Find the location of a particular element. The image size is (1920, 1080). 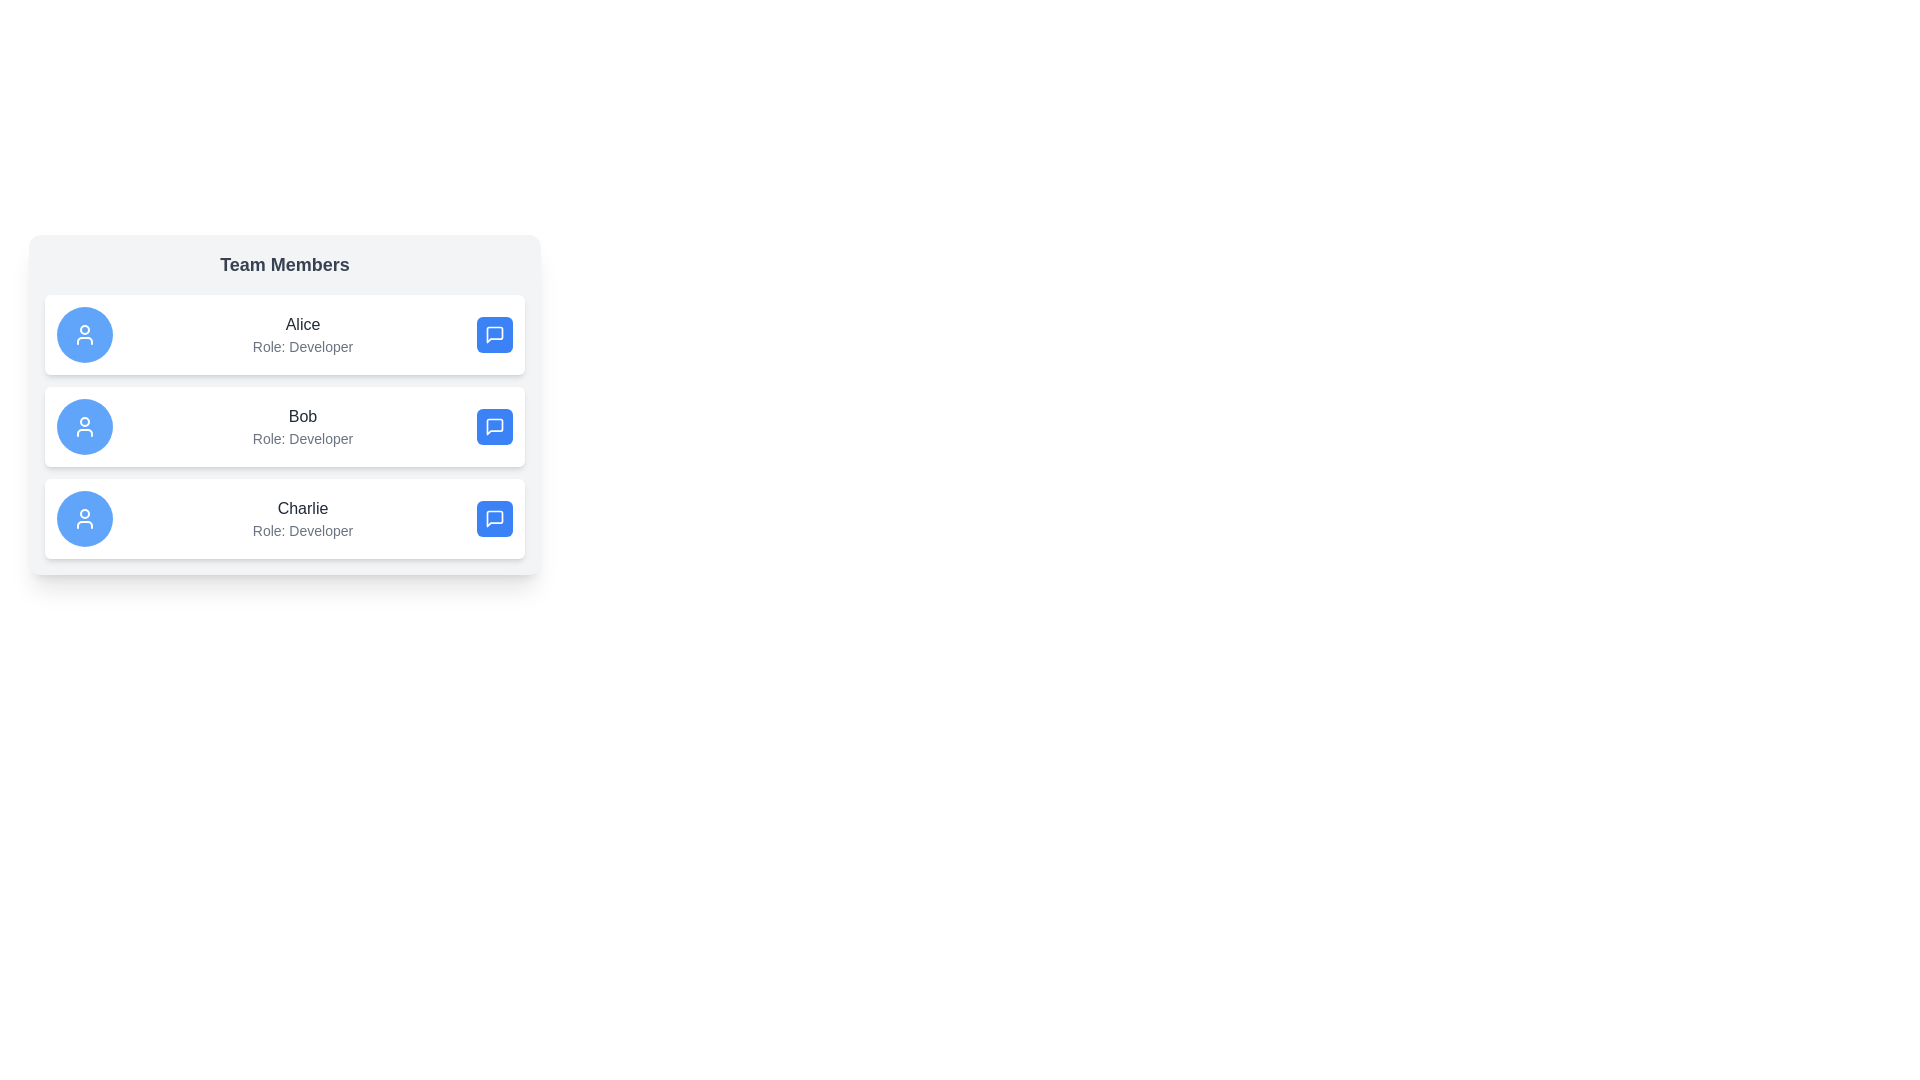

the SVG icon embedded within the button associated with team member 'Bob' in the 'Team Members' list for accessibility purposes is located at coordinates (494, 426).